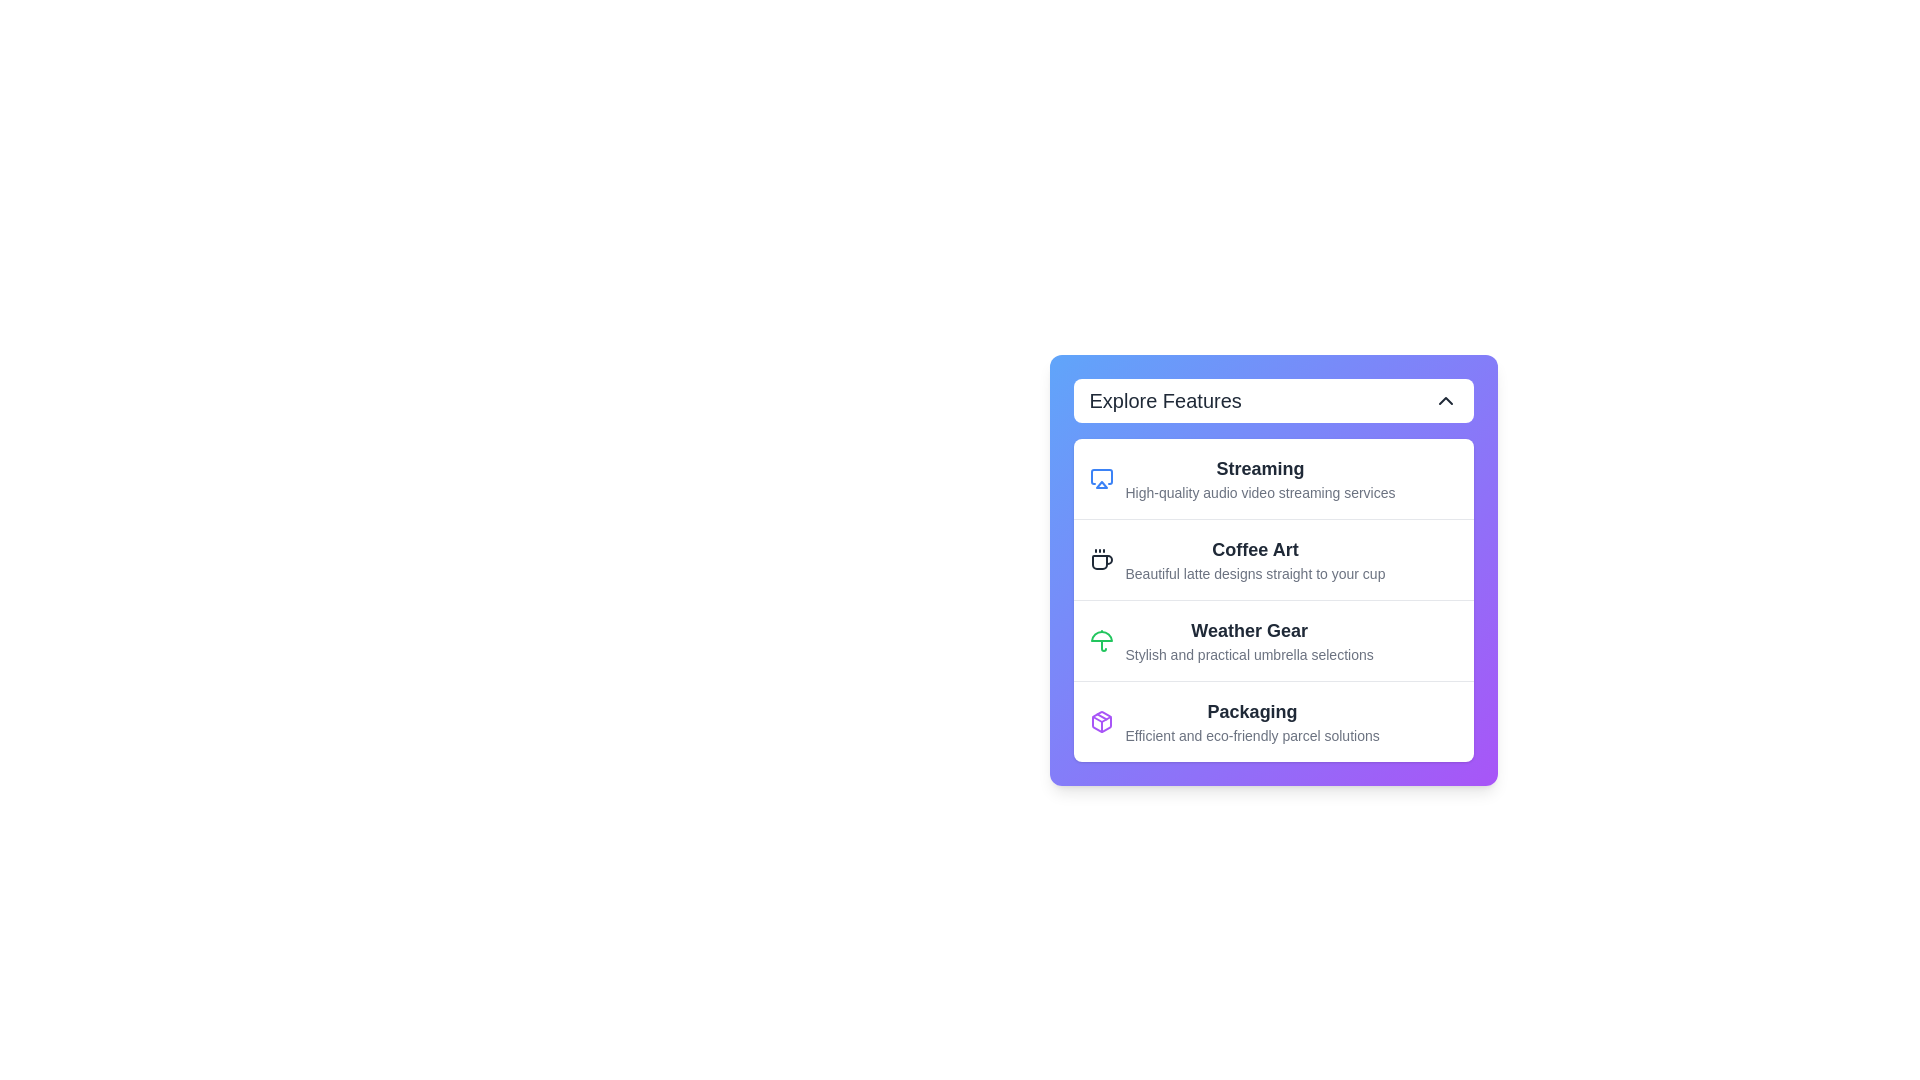 Image resolution: width=1920 pixels, height=1080 pixels. What do you see at coordinates (1100, 478) in the screenshot?
I see `the first icon representing the 'Streaming' feature in the 'Explore Features' section, positioned to the left of the text 'Streaming'` at bounding box center [1100, 478].